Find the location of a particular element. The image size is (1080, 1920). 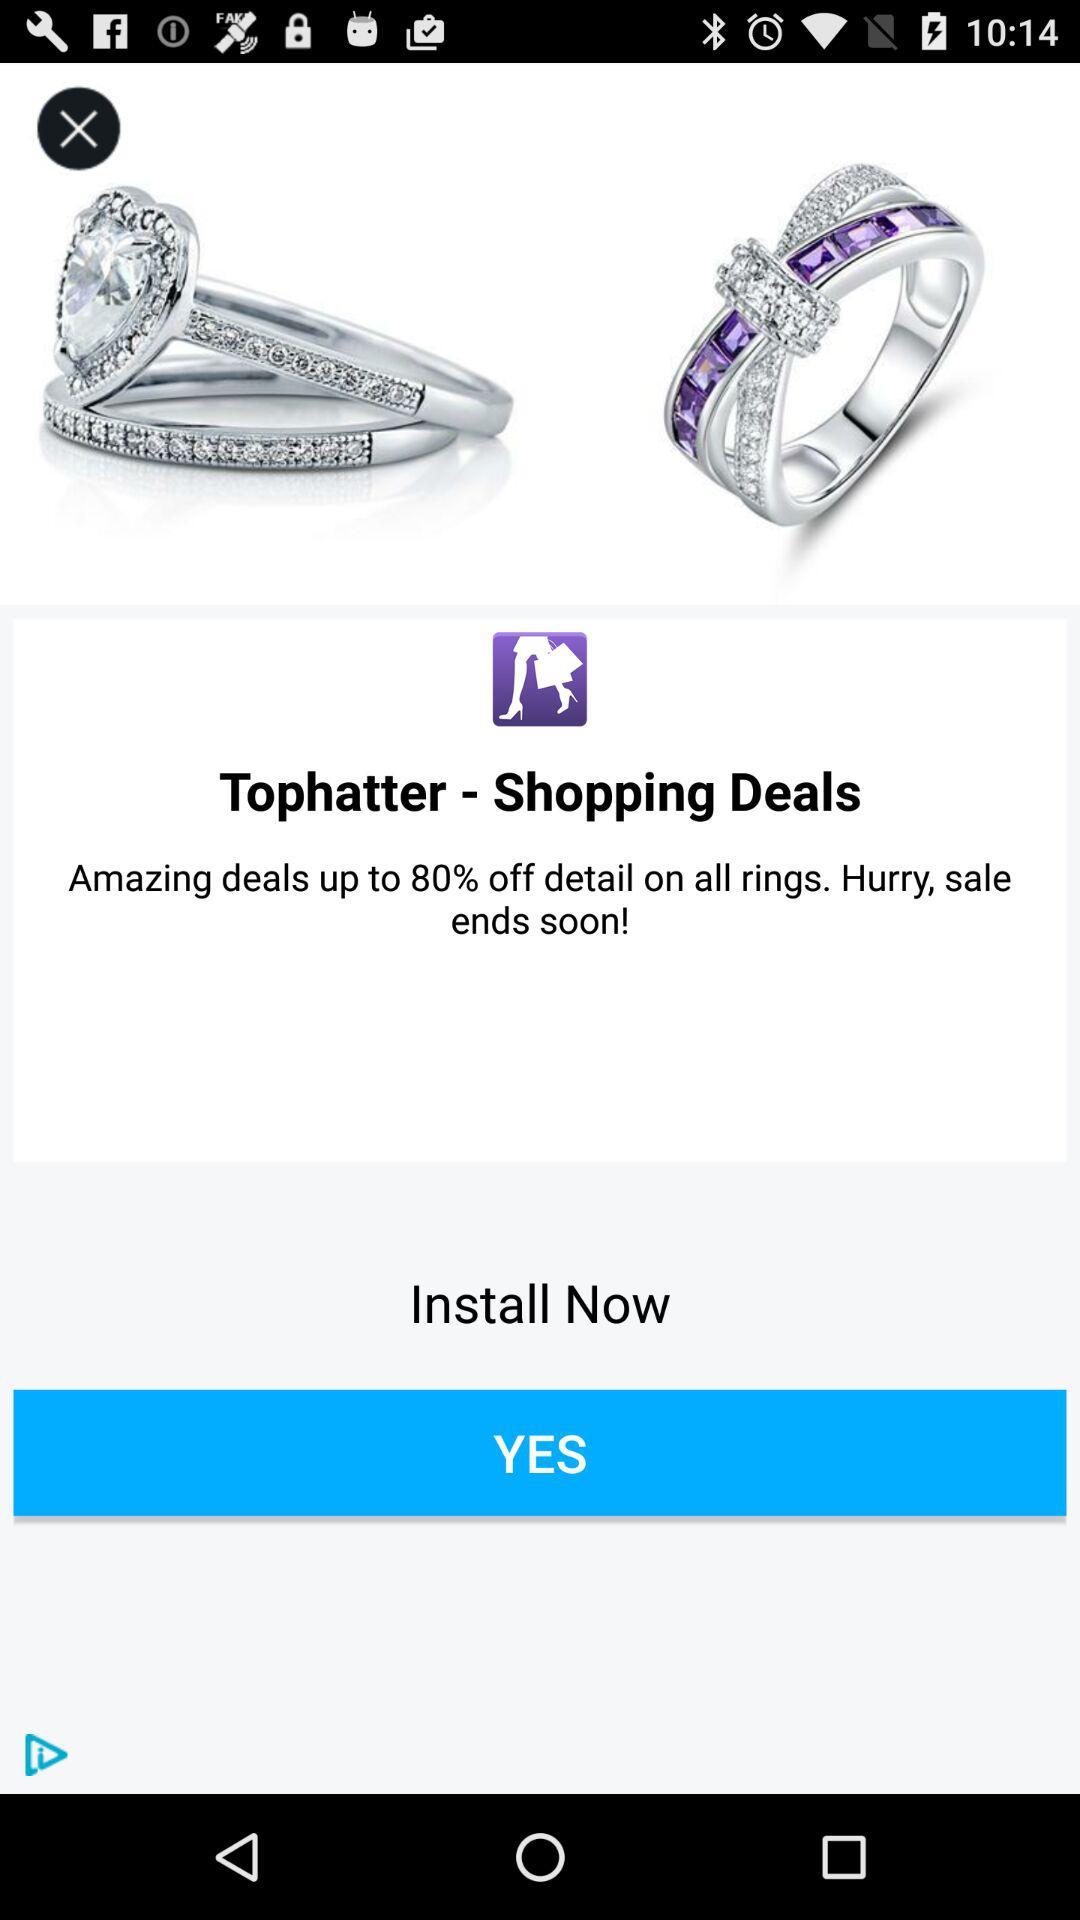

icon at the top is located at coordinates (540, 334).